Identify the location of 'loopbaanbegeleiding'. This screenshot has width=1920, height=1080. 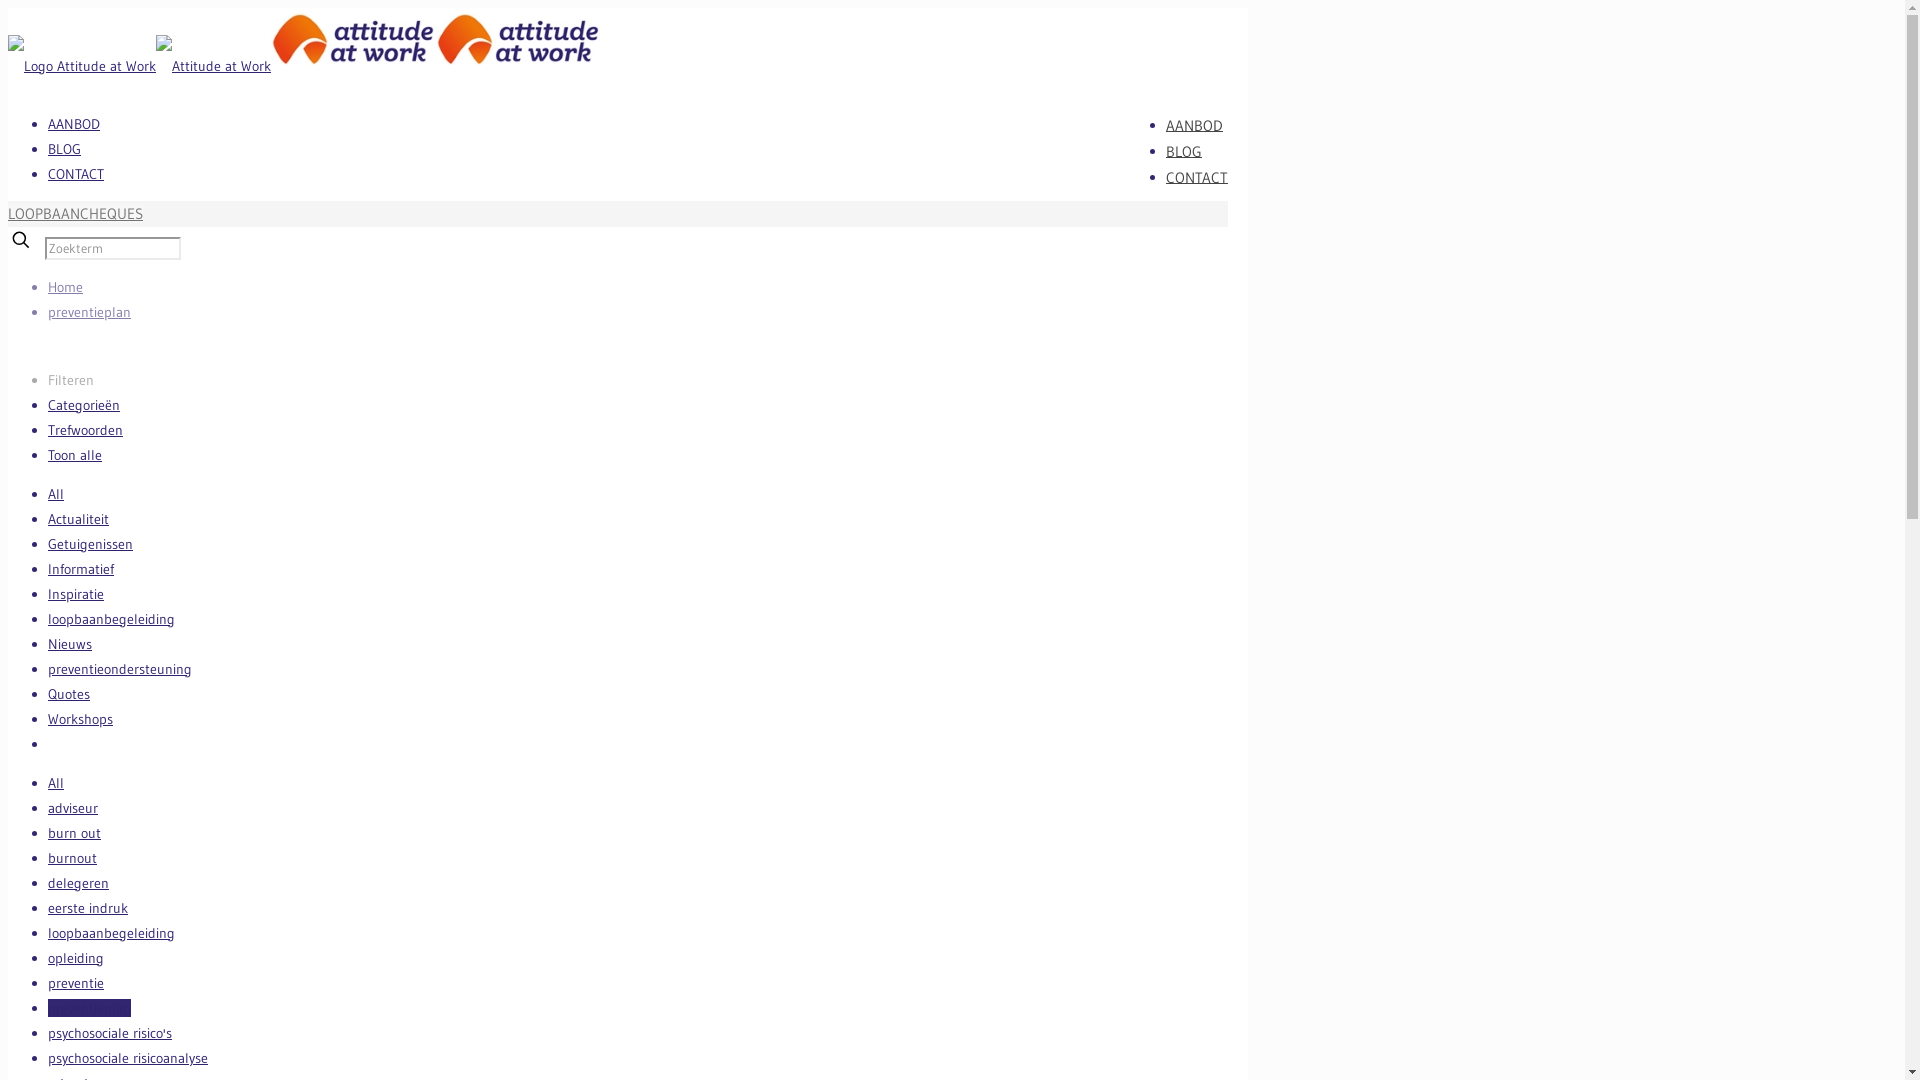
(110, 617).